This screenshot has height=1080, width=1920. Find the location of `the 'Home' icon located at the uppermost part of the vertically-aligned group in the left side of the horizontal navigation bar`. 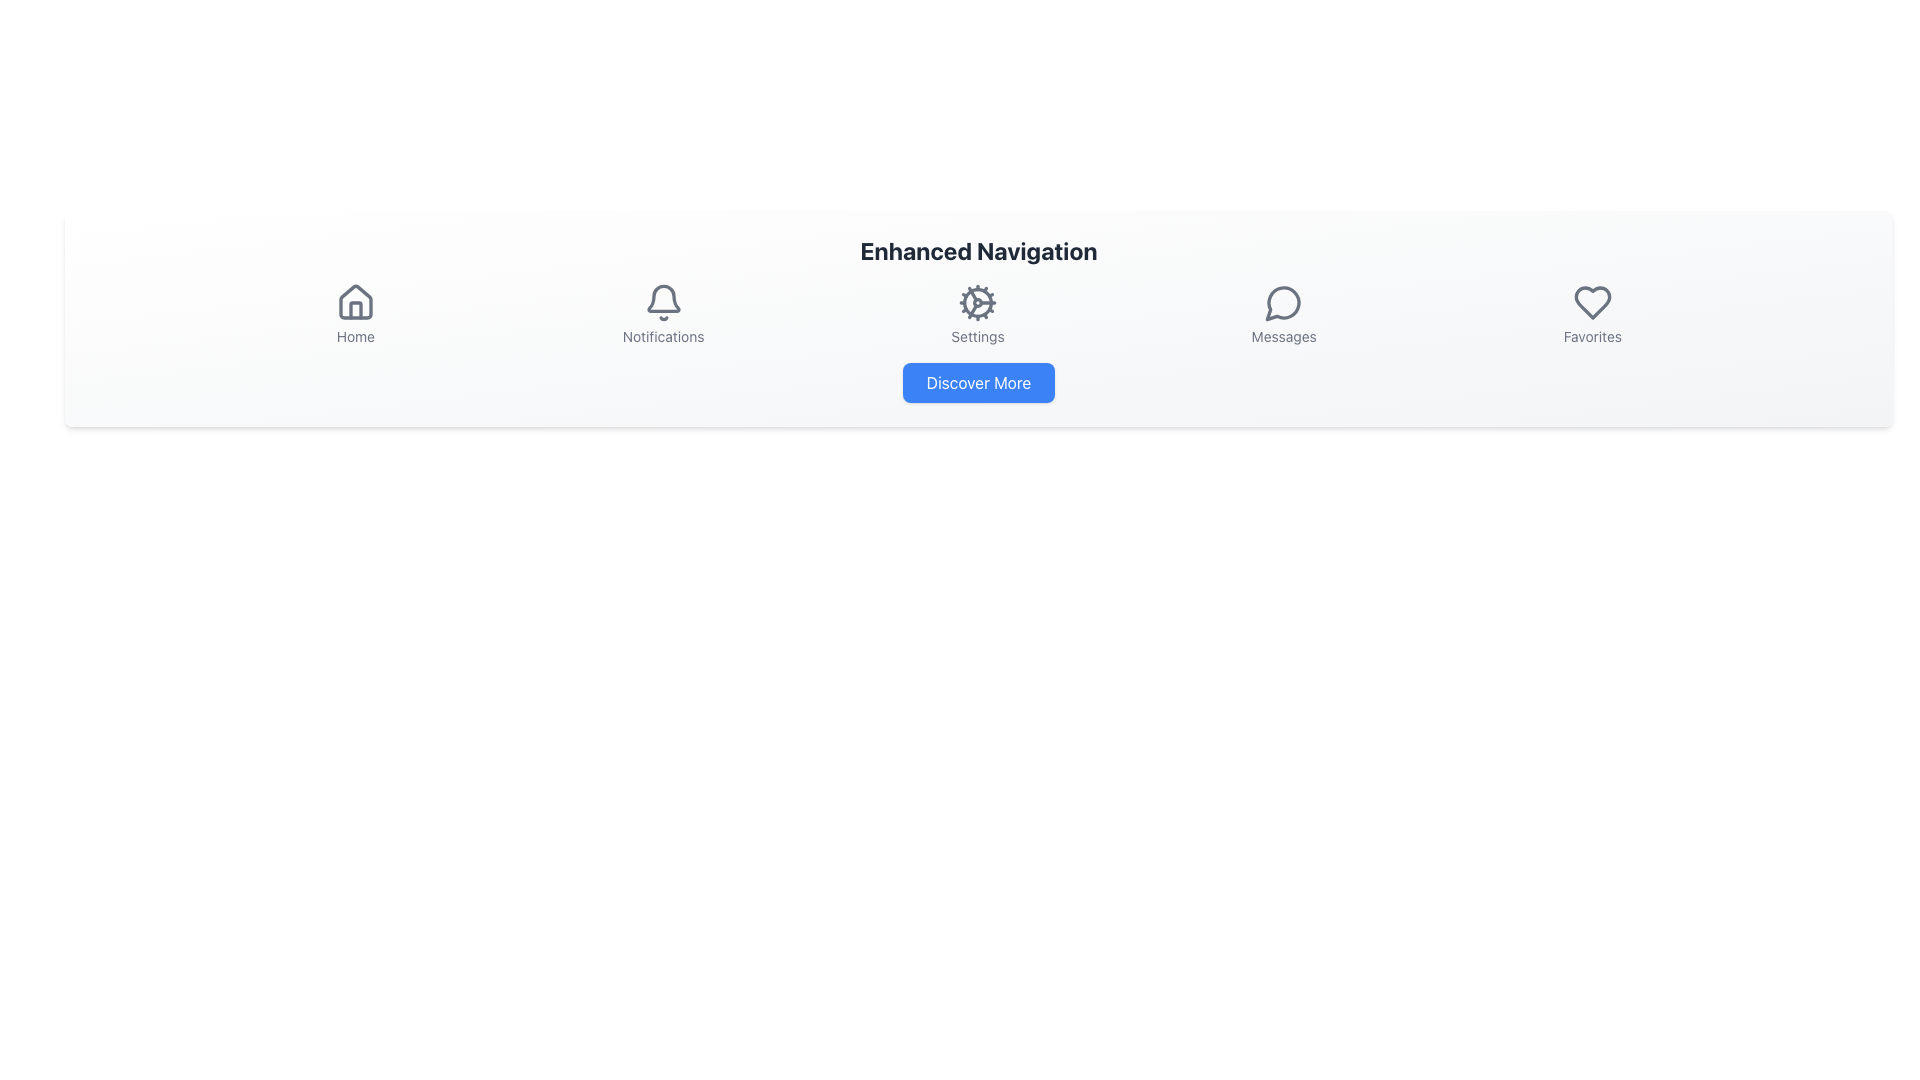

the 'Home' icon located at the uppermost part of the vertically-aligned group in the left side of the horizontal navigation bar is located at coordinates (355, 303).